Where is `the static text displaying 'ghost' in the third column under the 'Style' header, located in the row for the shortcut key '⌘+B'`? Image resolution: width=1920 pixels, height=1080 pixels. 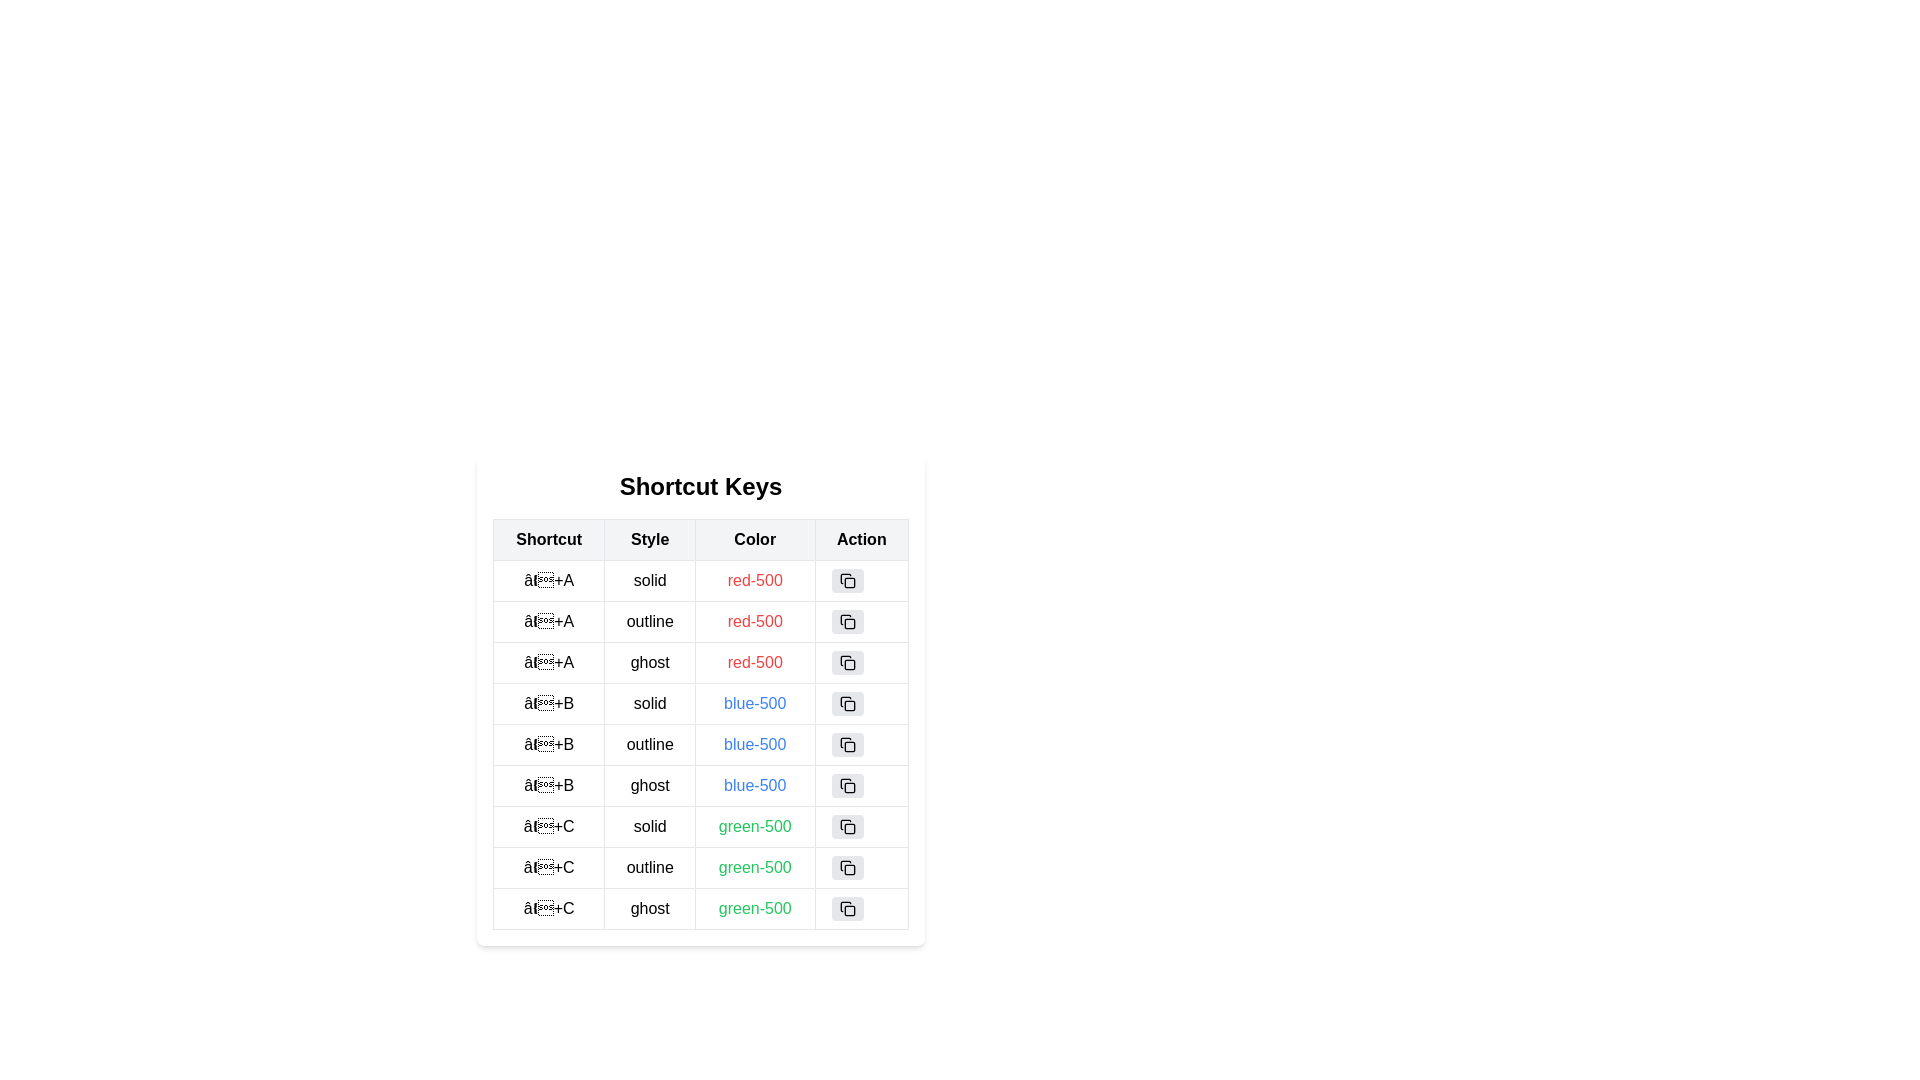 the static text displaying 'ghost' in the third column under the 'Style' header, located in the row for the shortcut key '⌘+B' is located at coordinates (650, 785).